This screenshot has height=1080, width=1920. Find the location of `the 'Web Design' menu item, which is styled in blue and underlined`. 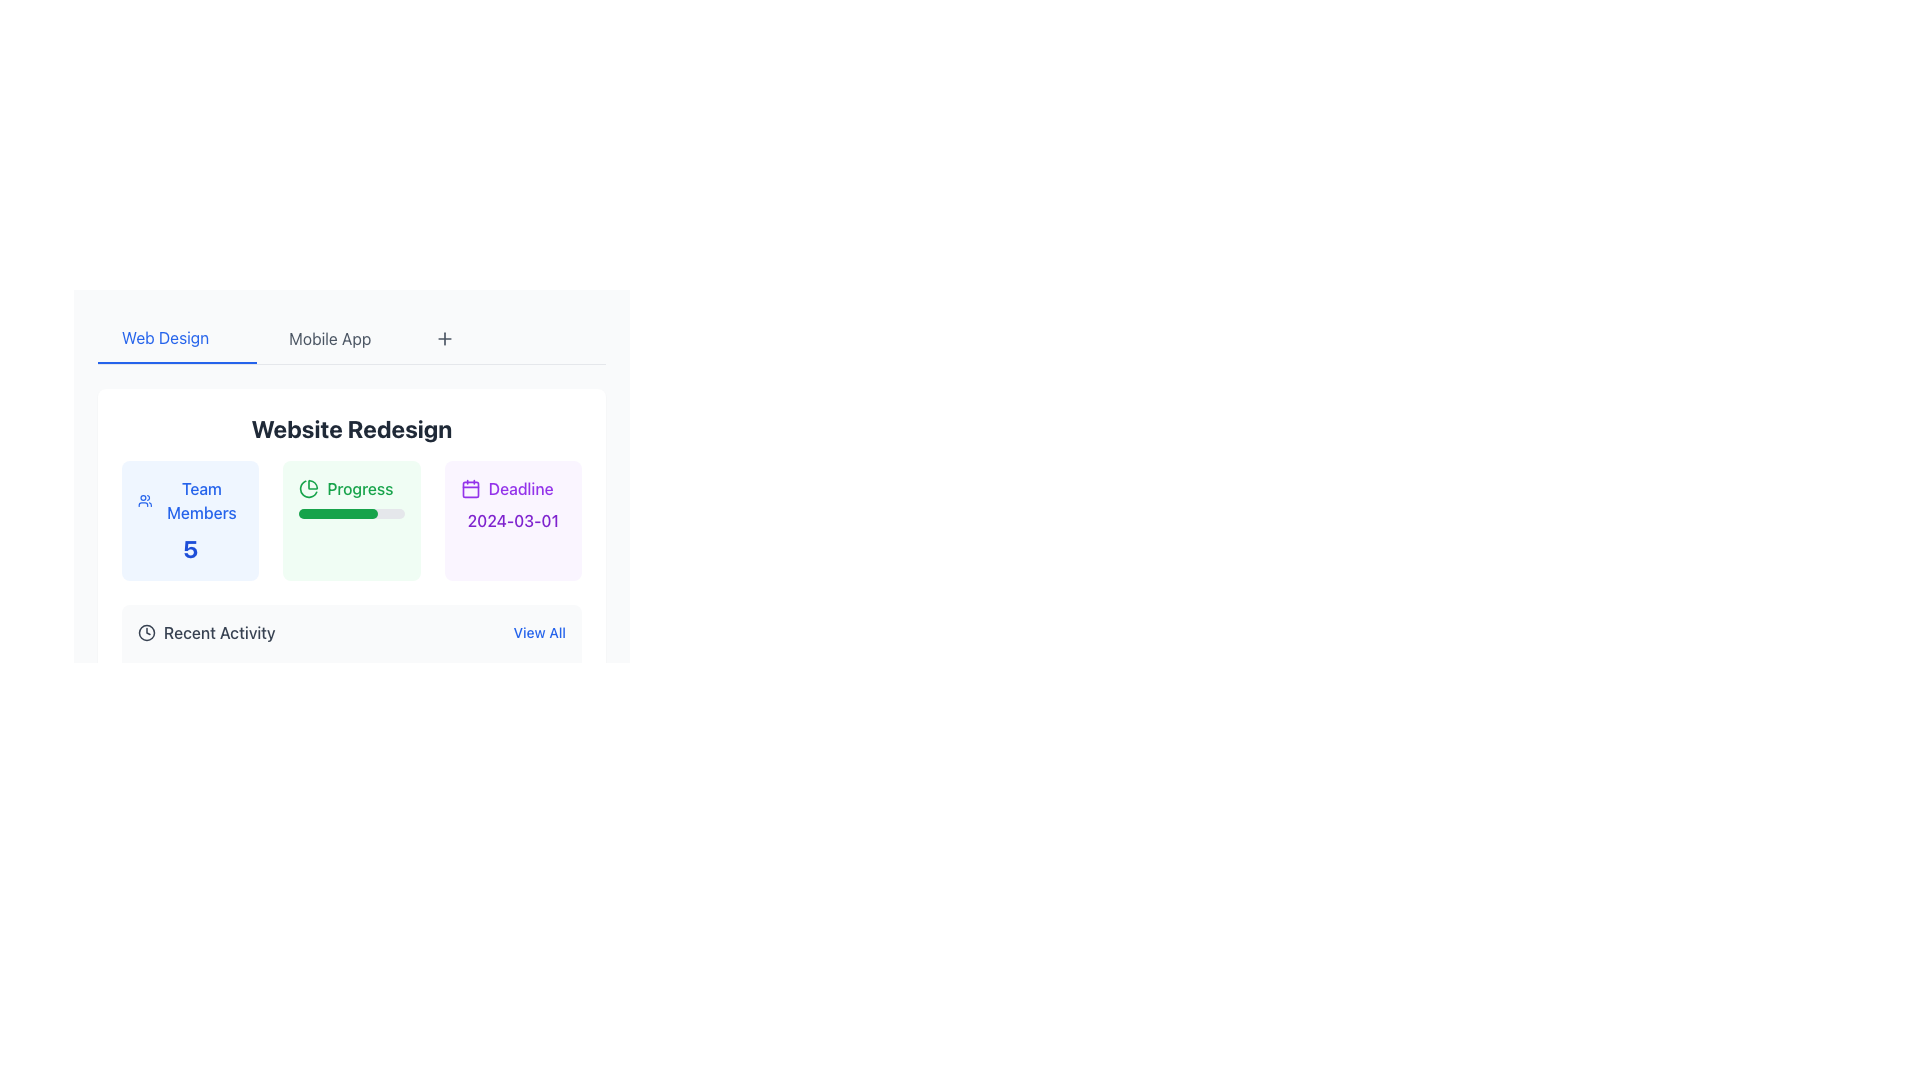

the 'Web Design' menu item, which is styled in blue and underlined is located at coordinates (177, 338).